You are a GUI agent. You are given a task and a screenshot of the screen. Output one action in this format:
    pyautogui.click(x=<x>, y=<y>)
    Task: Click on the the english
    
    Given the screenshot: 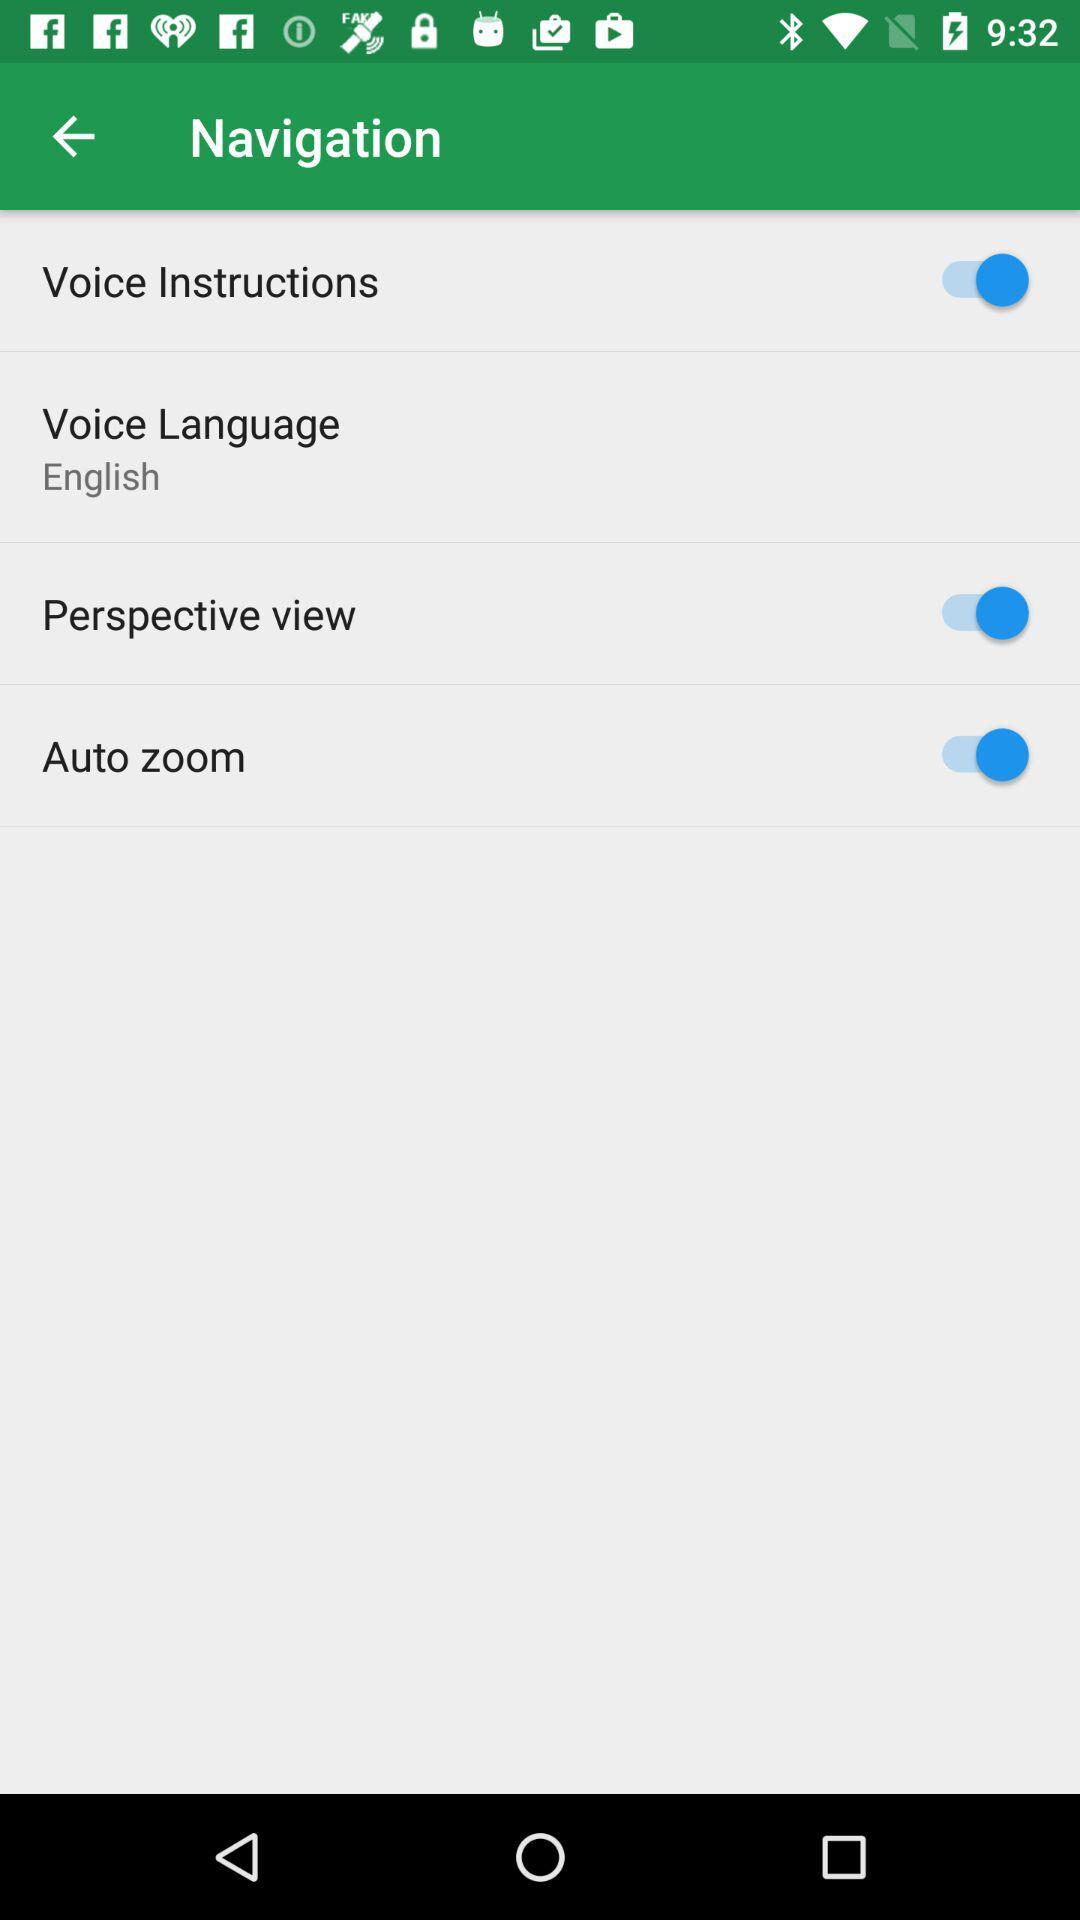 What is the action you would take?
    pyautogui.click(x=101, y=474)
    